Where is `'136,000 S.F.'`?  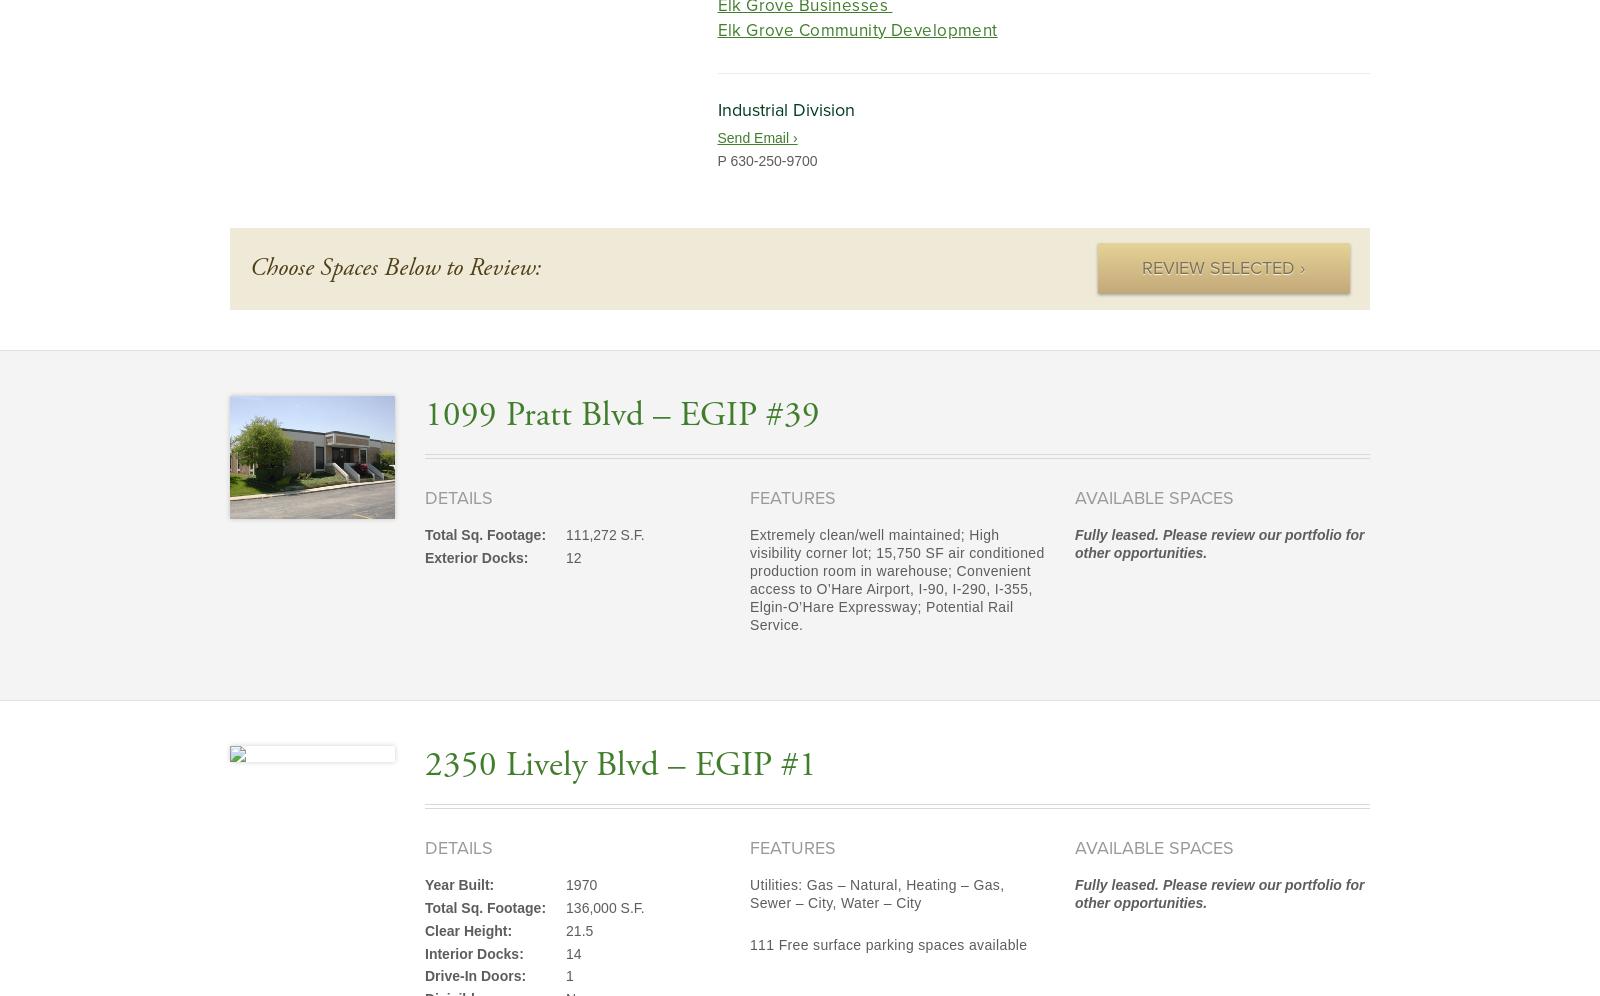
'136,000 S.F.' is located at coordinates (565, 905).